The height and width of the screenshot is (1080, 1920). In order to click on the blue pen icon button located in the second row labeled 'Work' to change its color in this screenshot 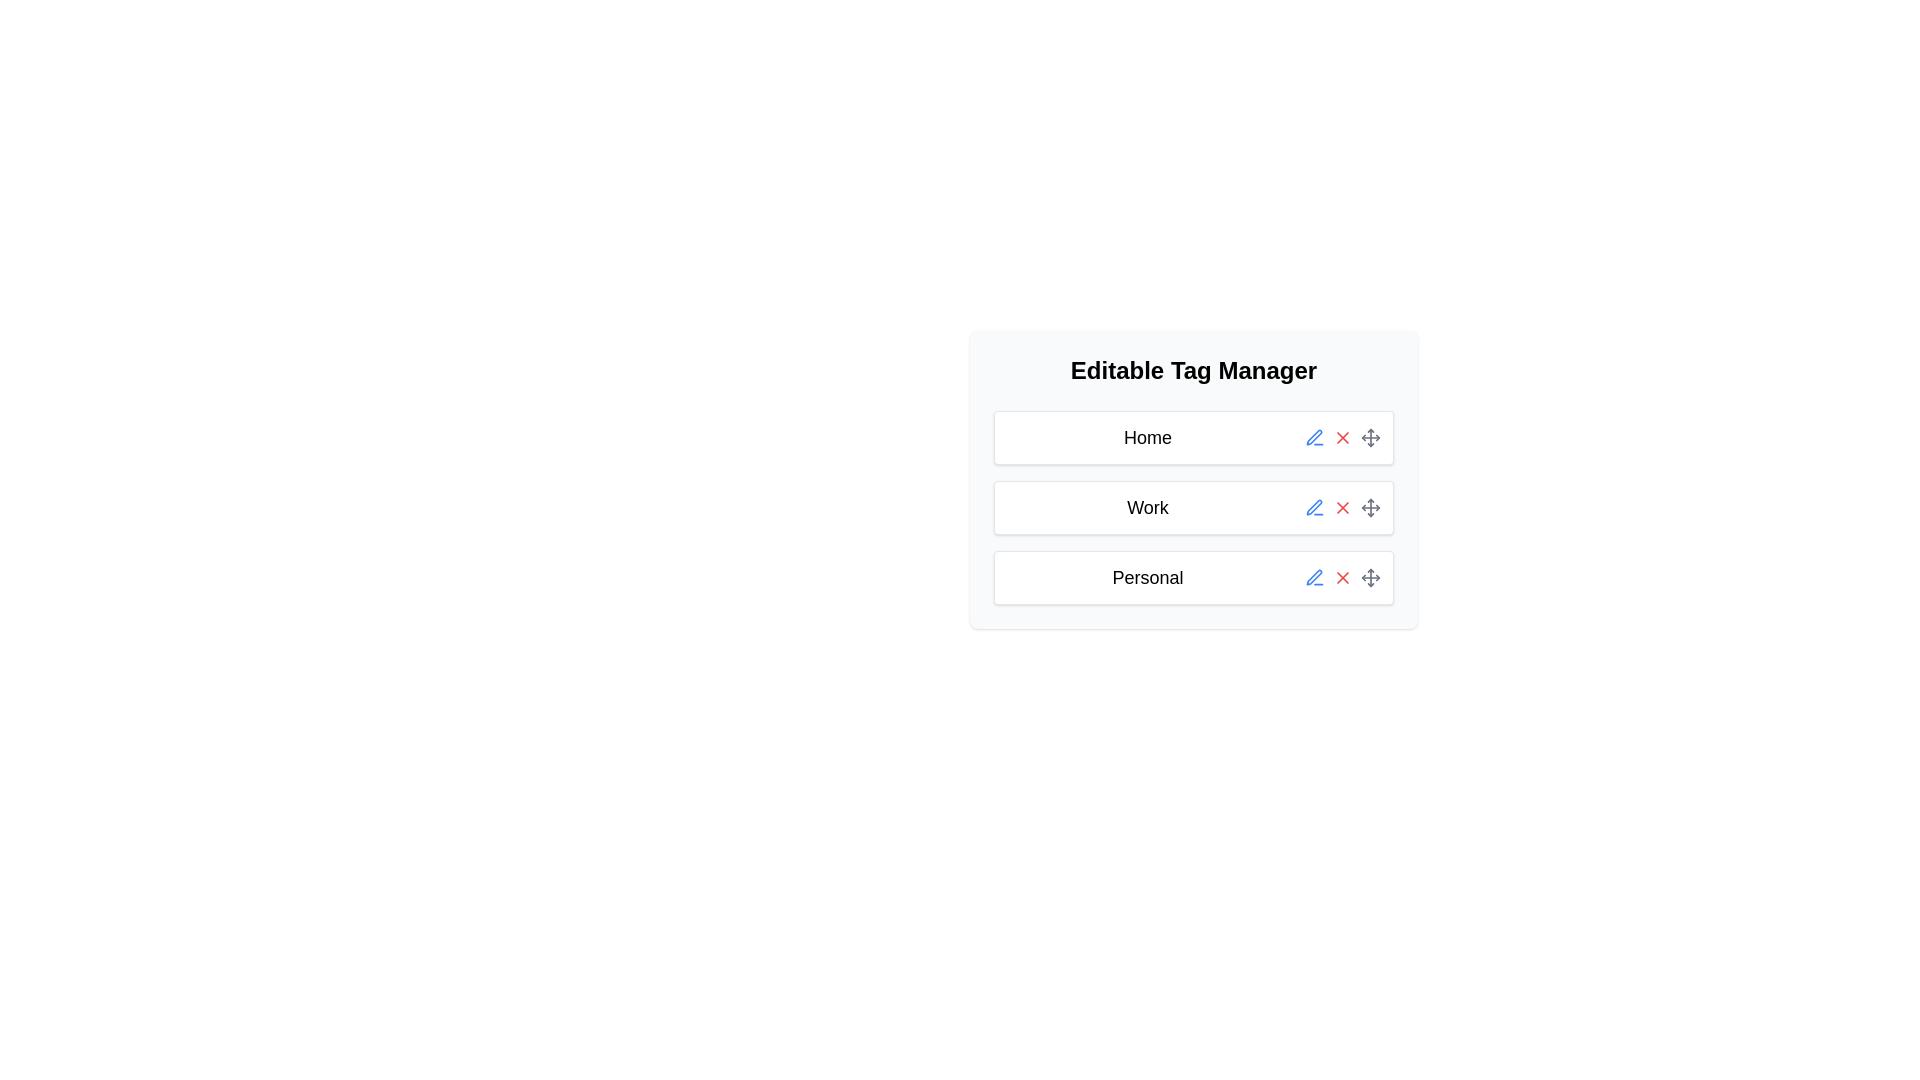, I will do `click(1315, 507)`.